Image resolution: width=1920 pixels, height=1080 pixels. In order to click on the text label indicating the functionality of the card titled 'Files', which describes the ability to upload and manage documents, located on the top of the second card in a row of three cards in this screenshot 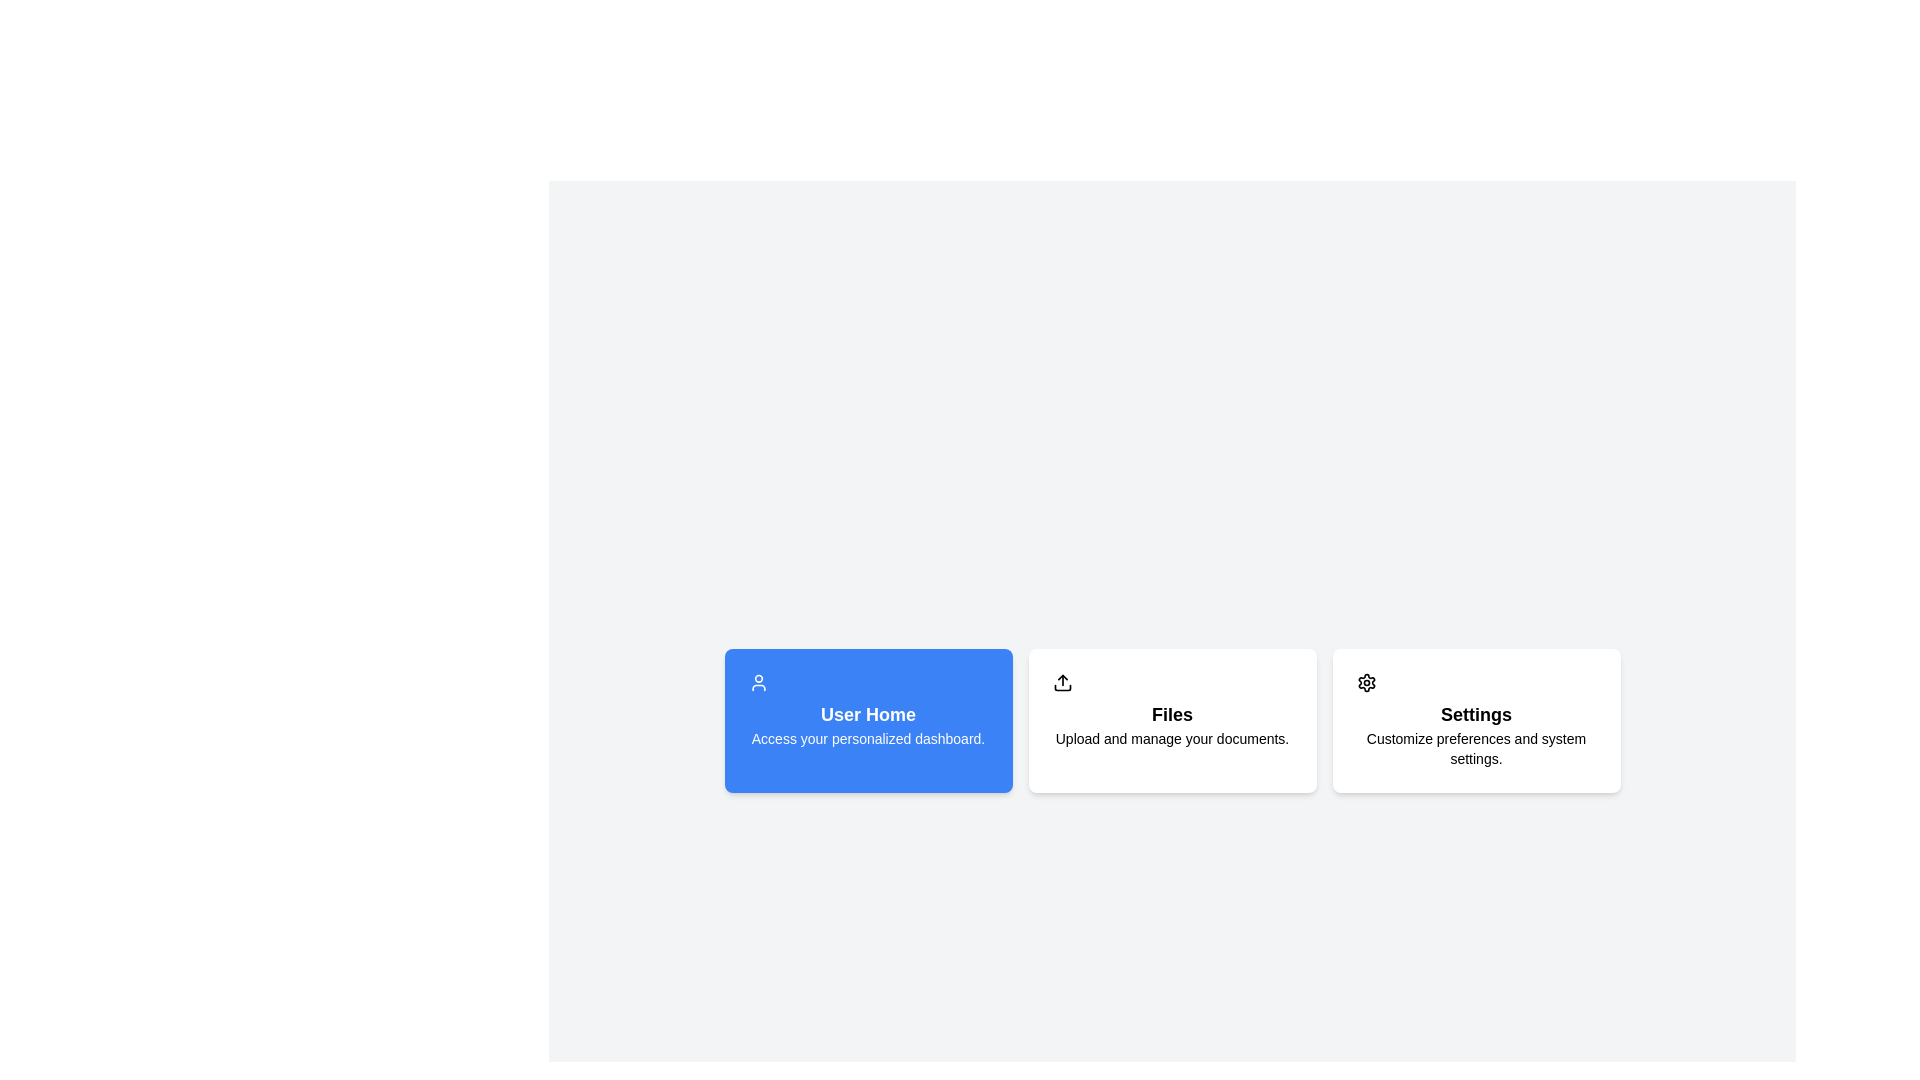, I will do `click(1172, 713)`.